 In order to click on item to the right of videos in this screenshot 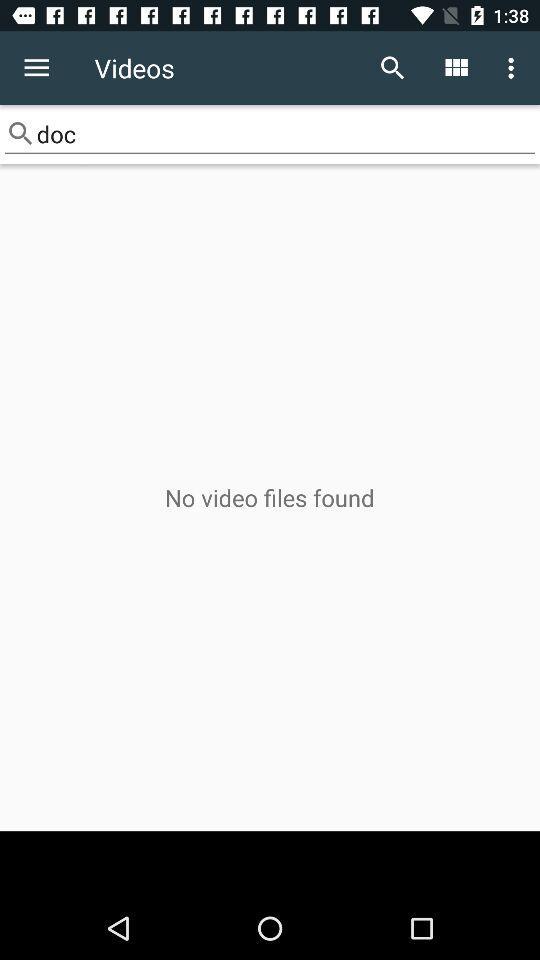, I will do `click(393, 68)`.